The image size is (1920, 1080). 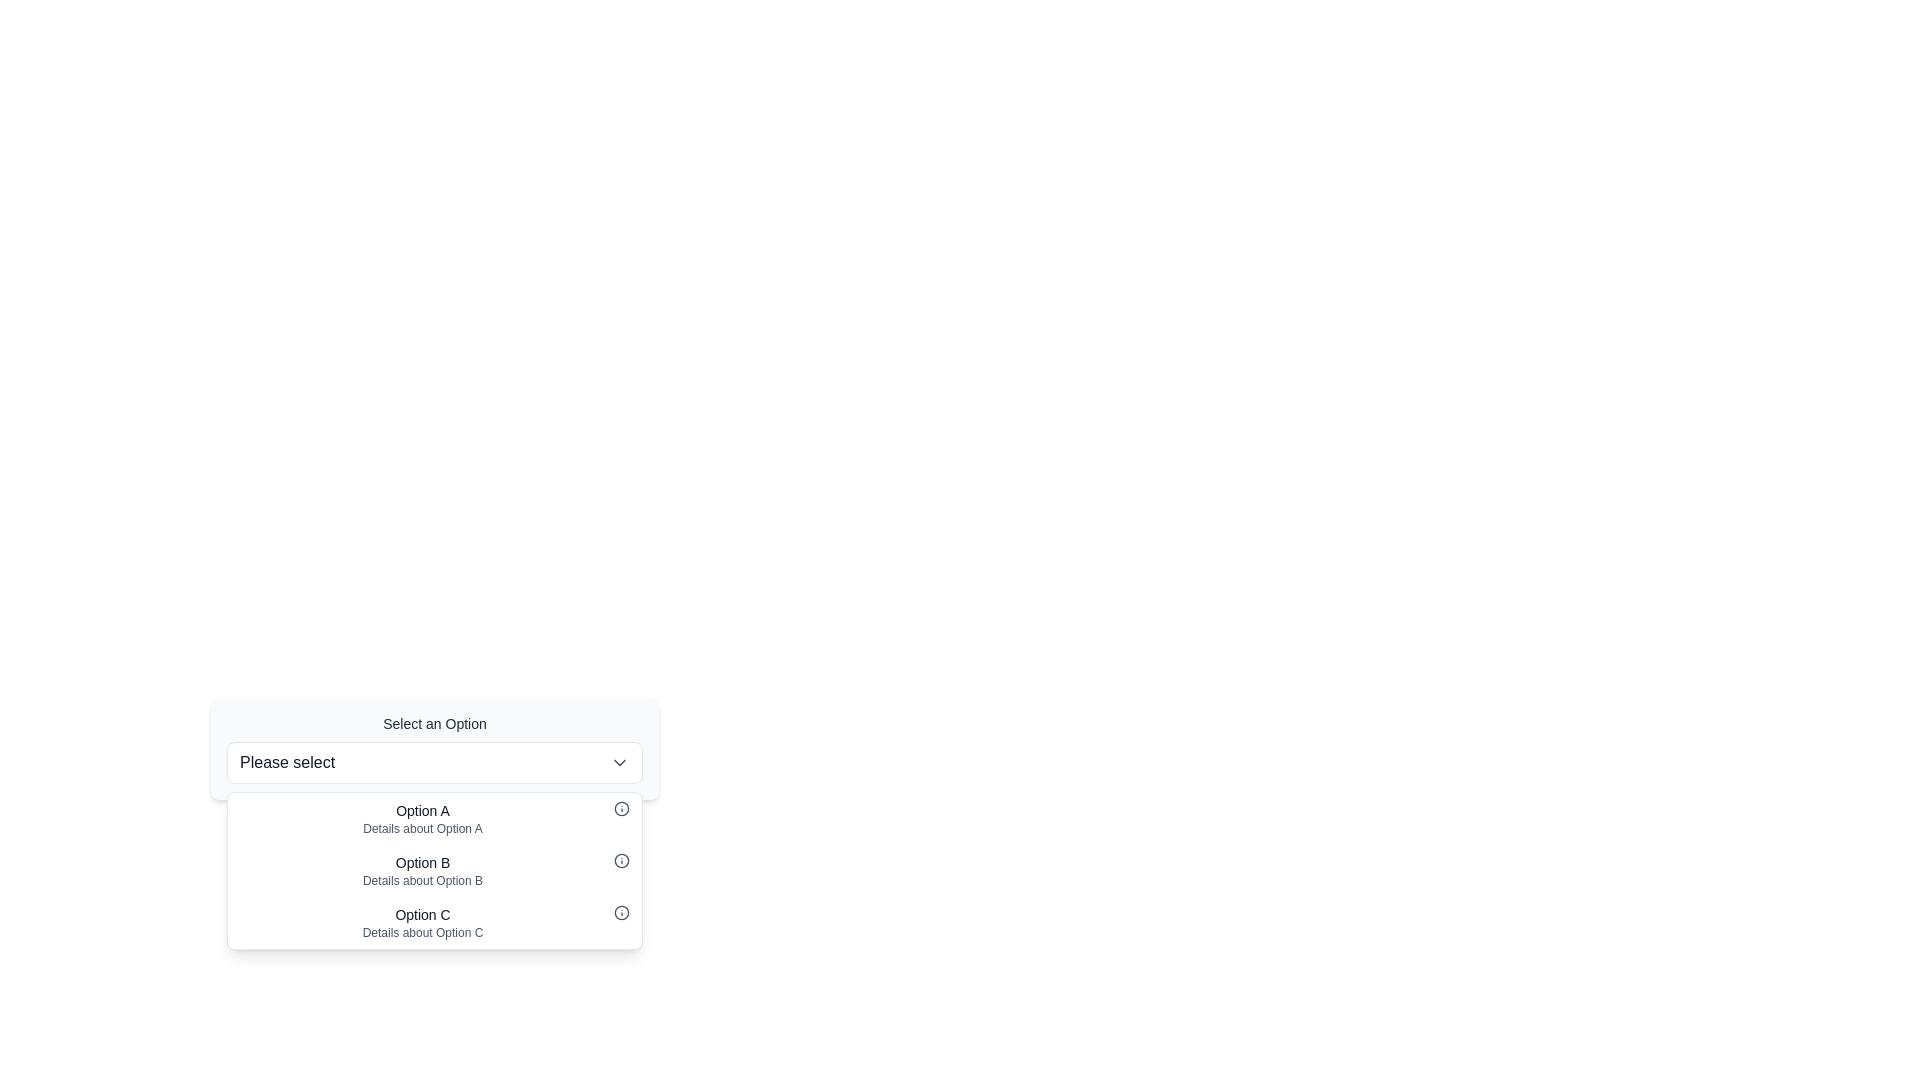 What do you see at coordinates (434, 922) in the screenshot?
I see `the third option 'Option C' in the dropdown menu titled 'Select an Option'` at bounding box center [434, 922].